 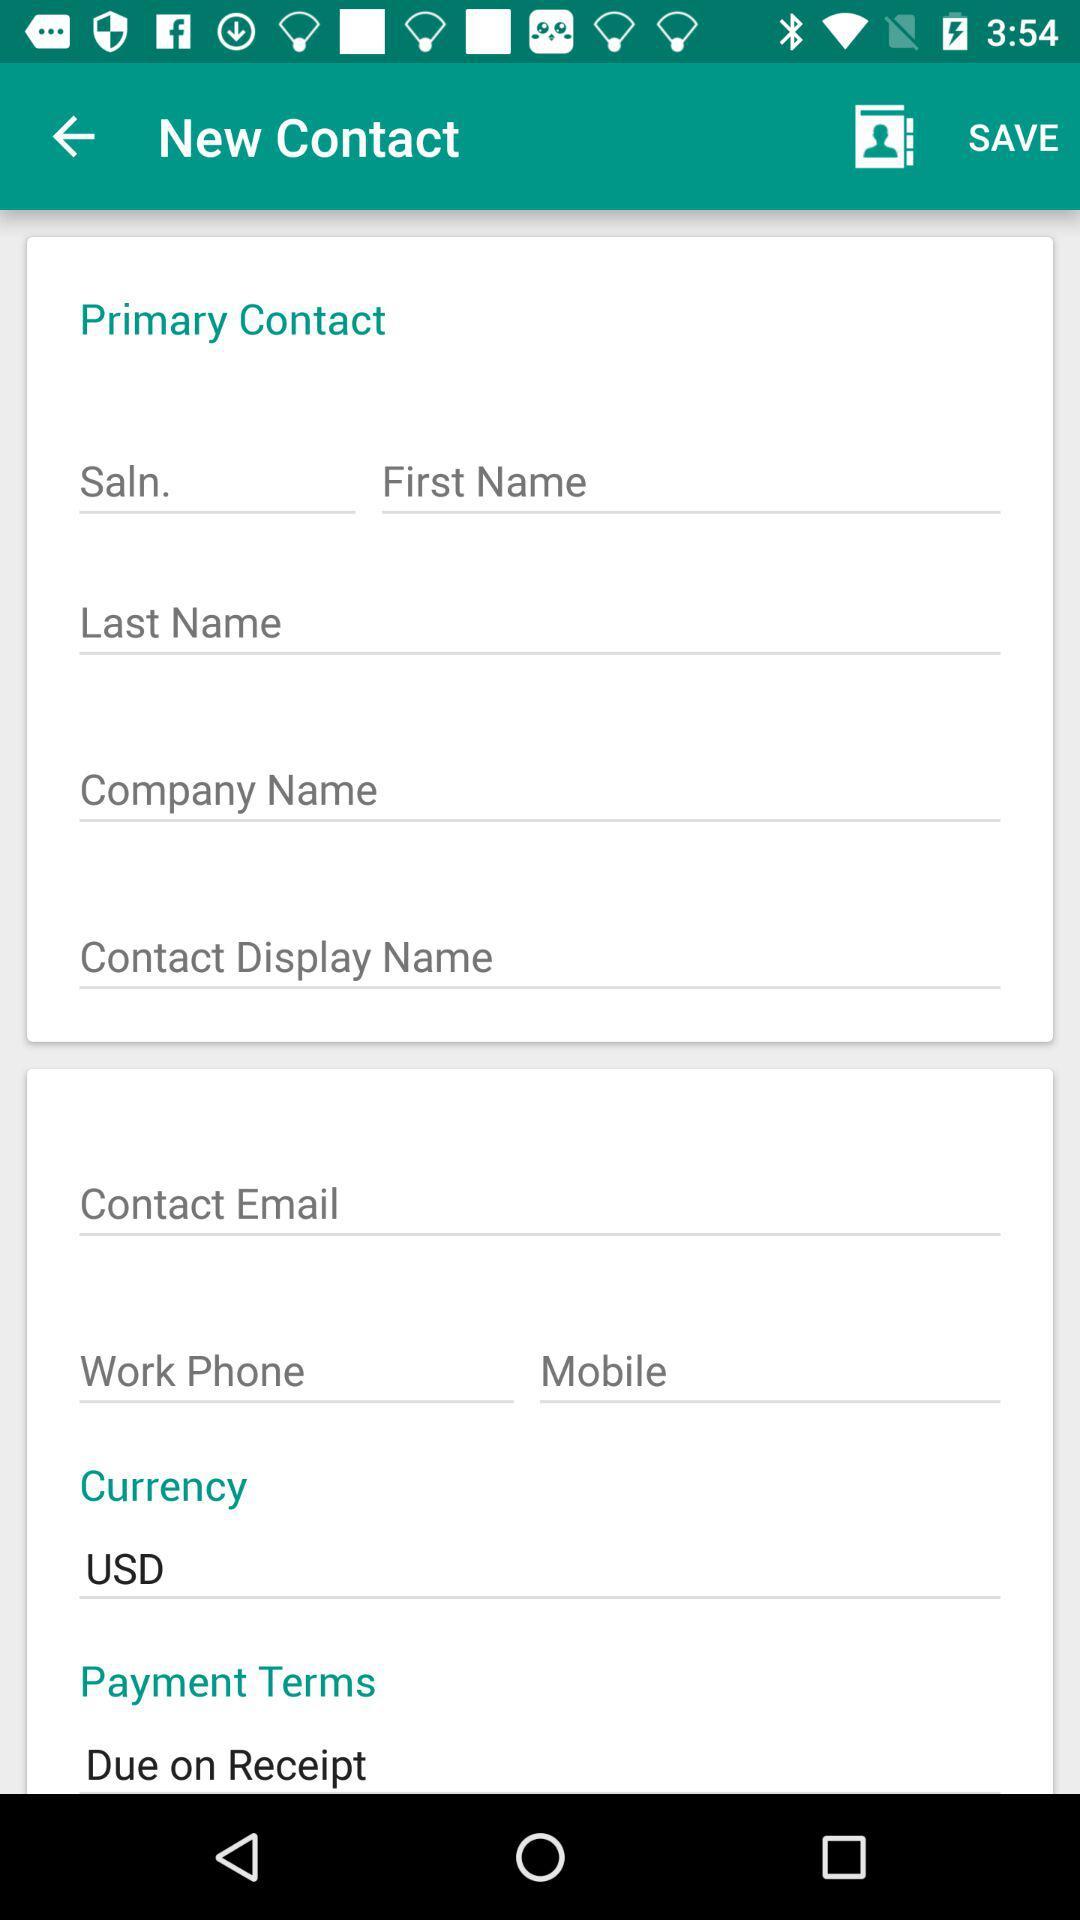 What do you see at coordinates (540, 1193) in the screenshot?
I see `the text box which says contact email` at bounding box center [540, 1193].